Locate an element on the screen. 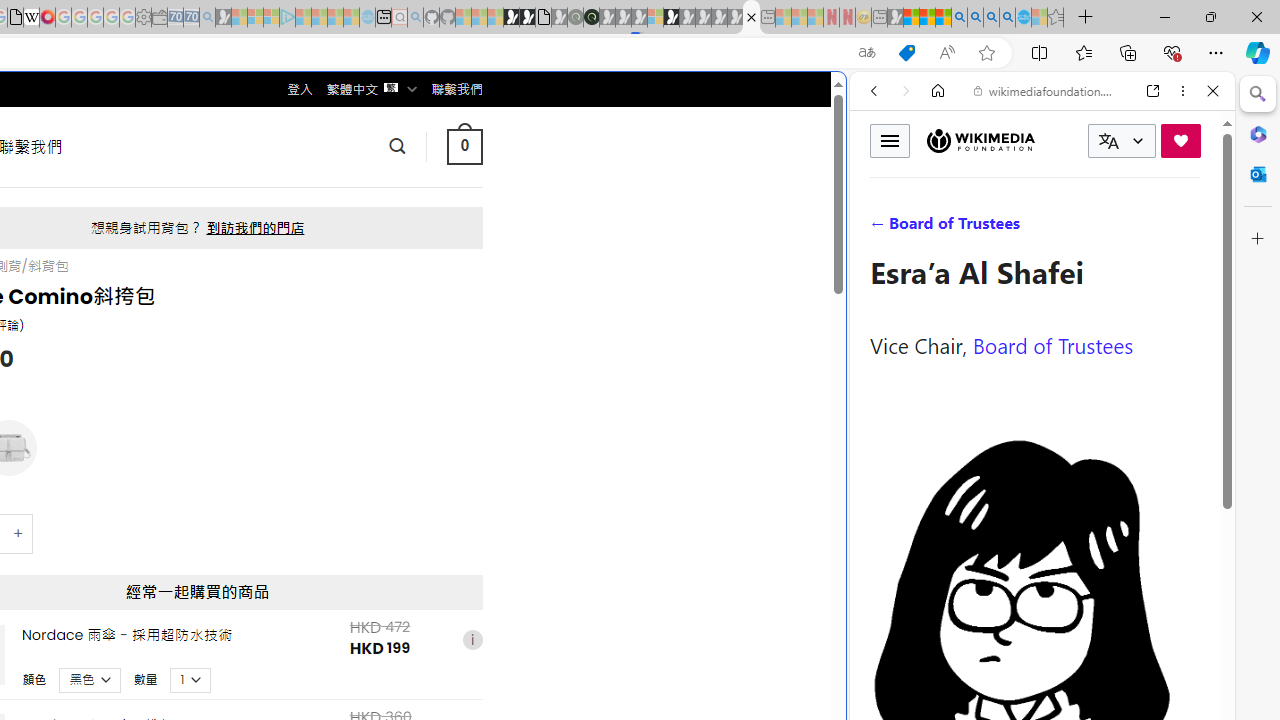 The image size is (1280, 720). 'wikimediafoundation.org' is located at coordinates (1045, 91).